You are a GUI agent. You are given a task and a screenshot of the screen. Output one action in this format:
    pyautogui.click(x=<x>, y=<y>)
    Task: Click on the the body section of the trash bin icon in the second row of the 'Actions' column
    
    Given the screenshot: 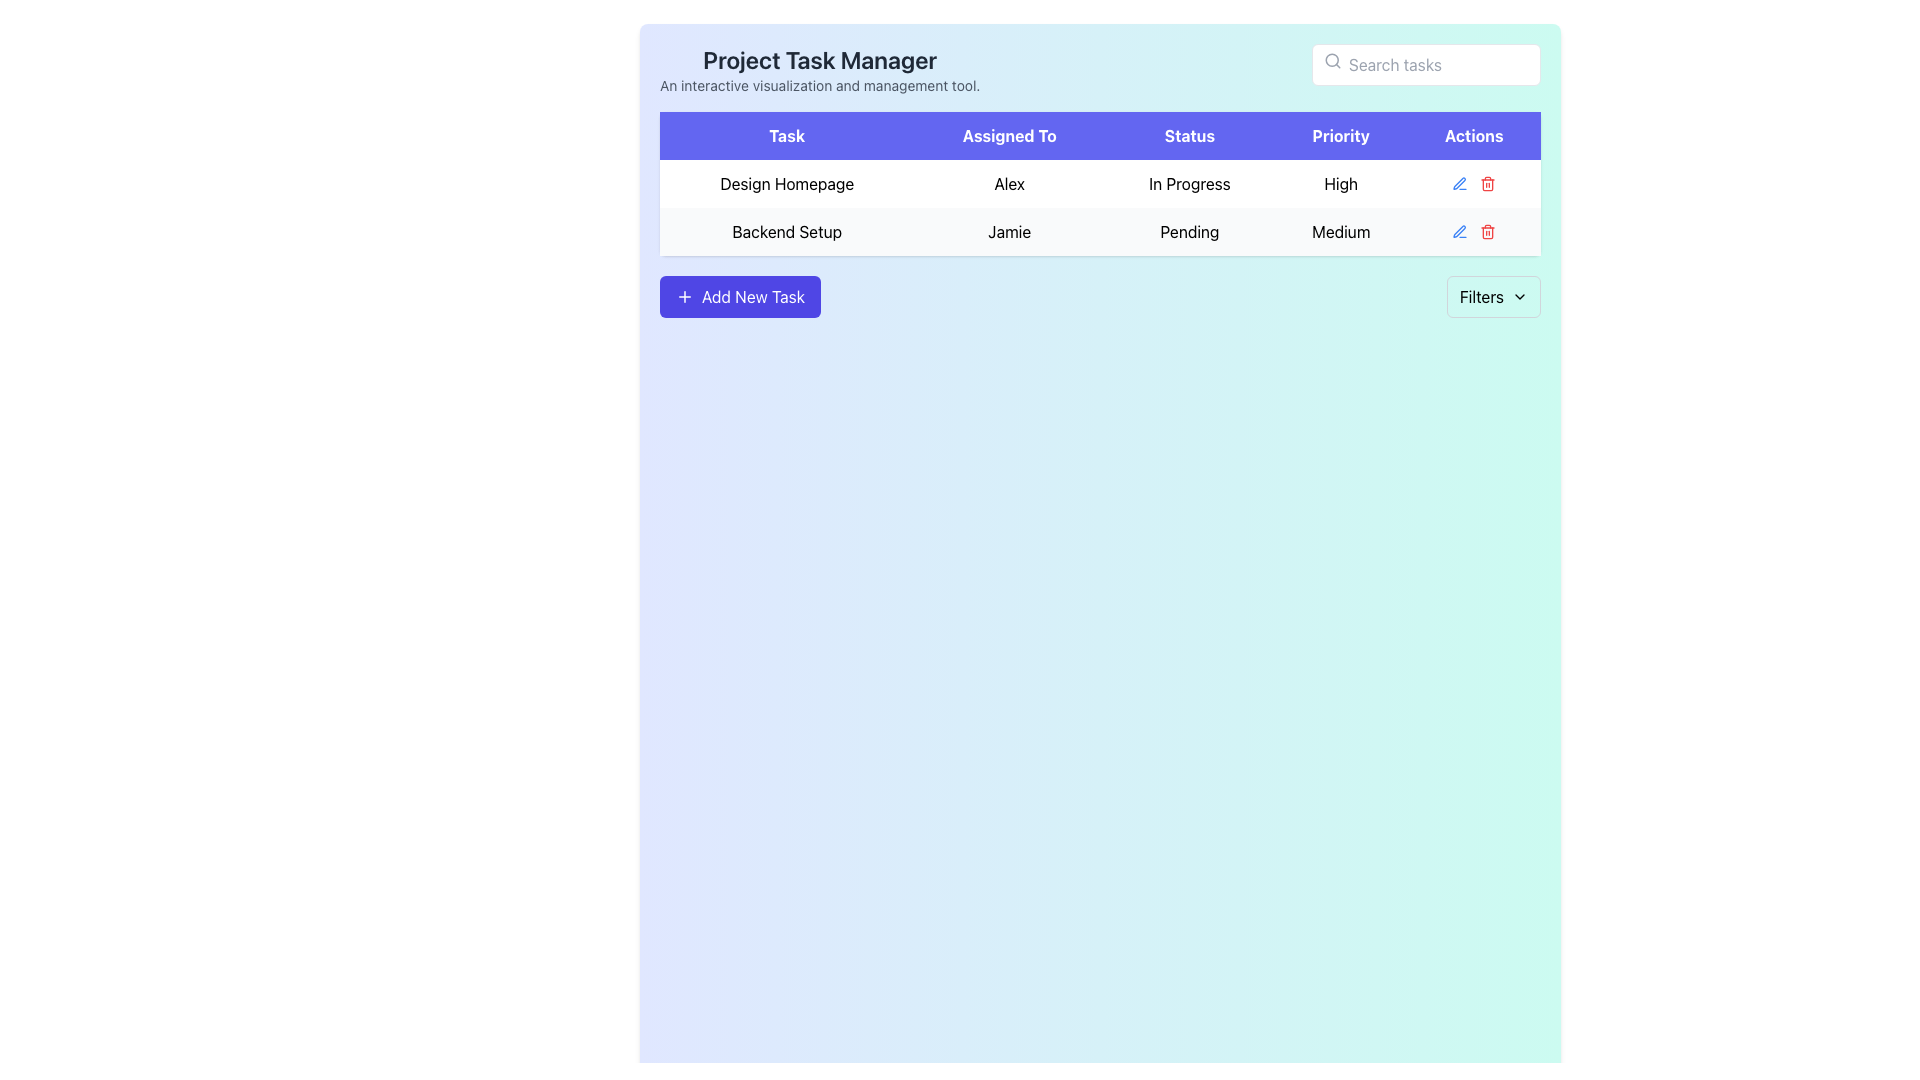 What is the action you would take?
    pyautogui.click(x=1488, y=185)
    